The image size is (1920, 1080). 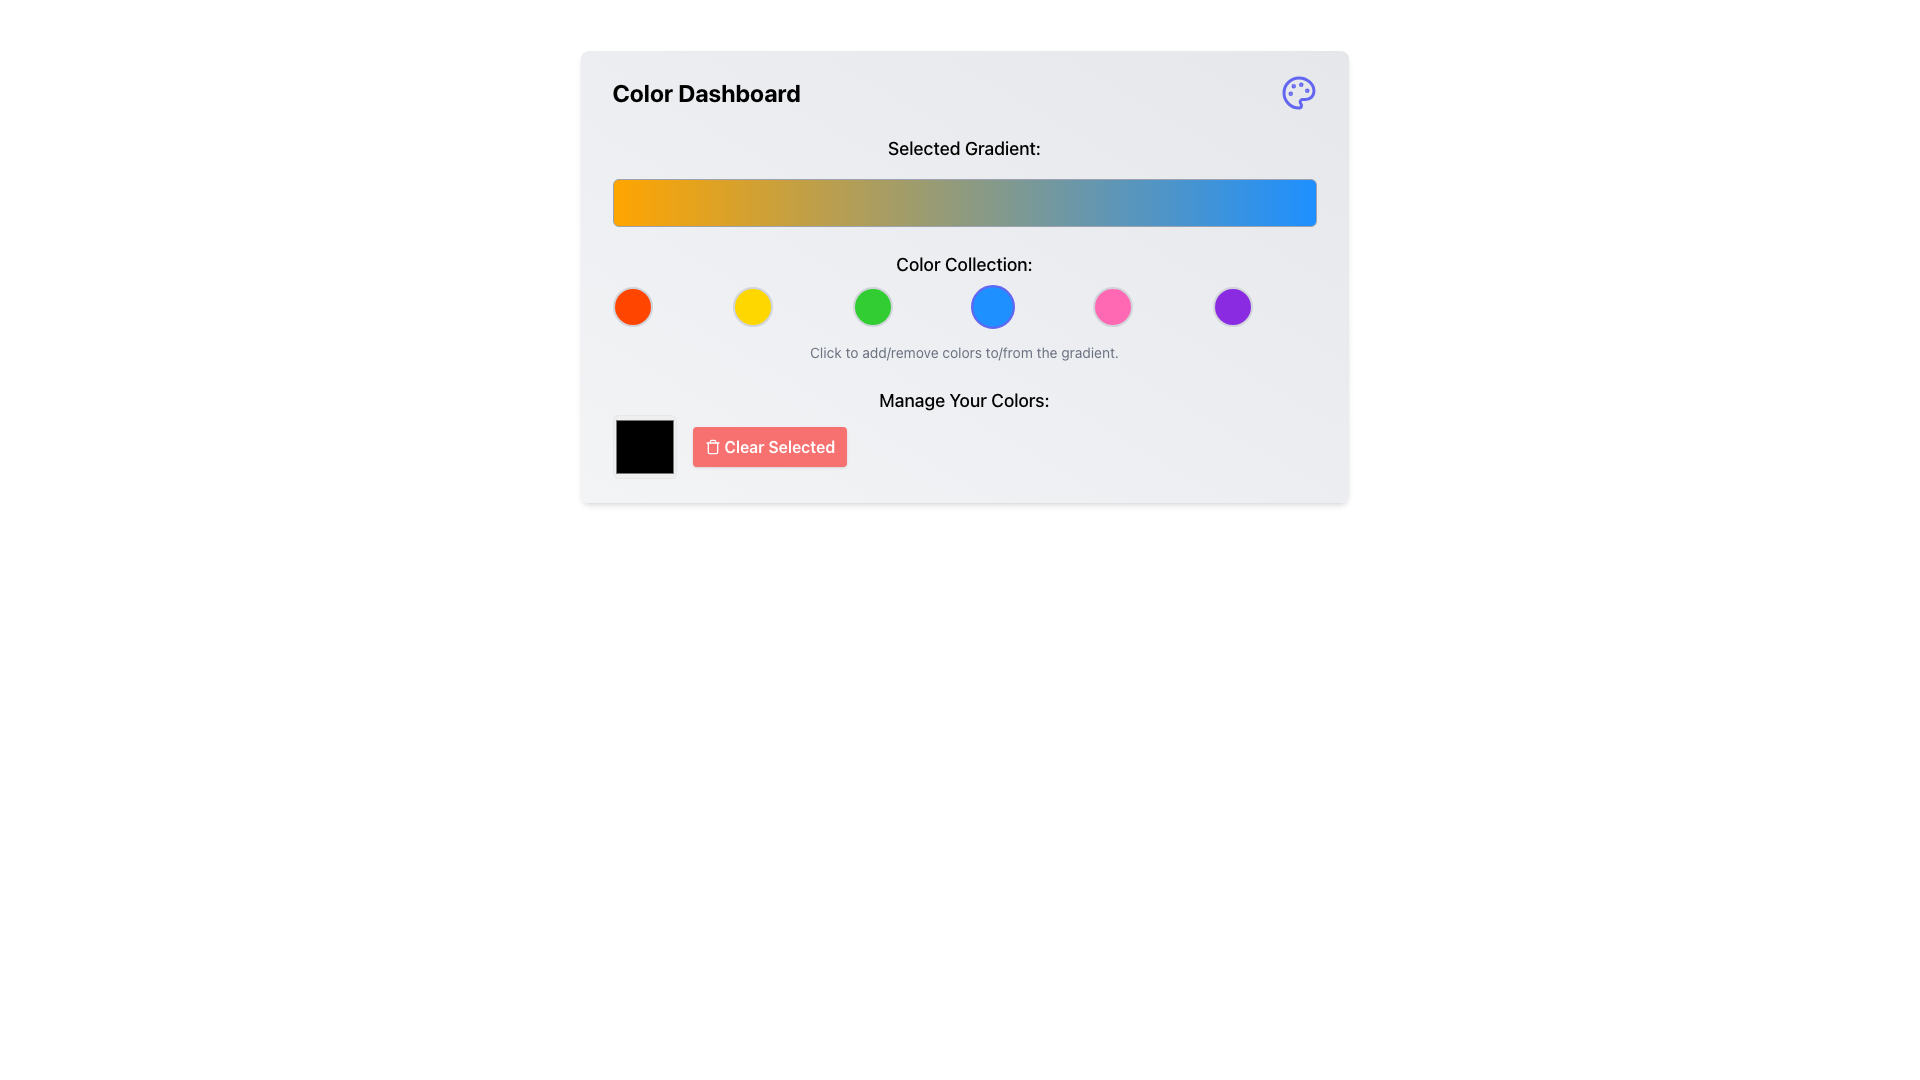 What do you see at coordinates (809, 203) in the screenshot?
I see `the gradient selection` at bounding box center [809, 203].